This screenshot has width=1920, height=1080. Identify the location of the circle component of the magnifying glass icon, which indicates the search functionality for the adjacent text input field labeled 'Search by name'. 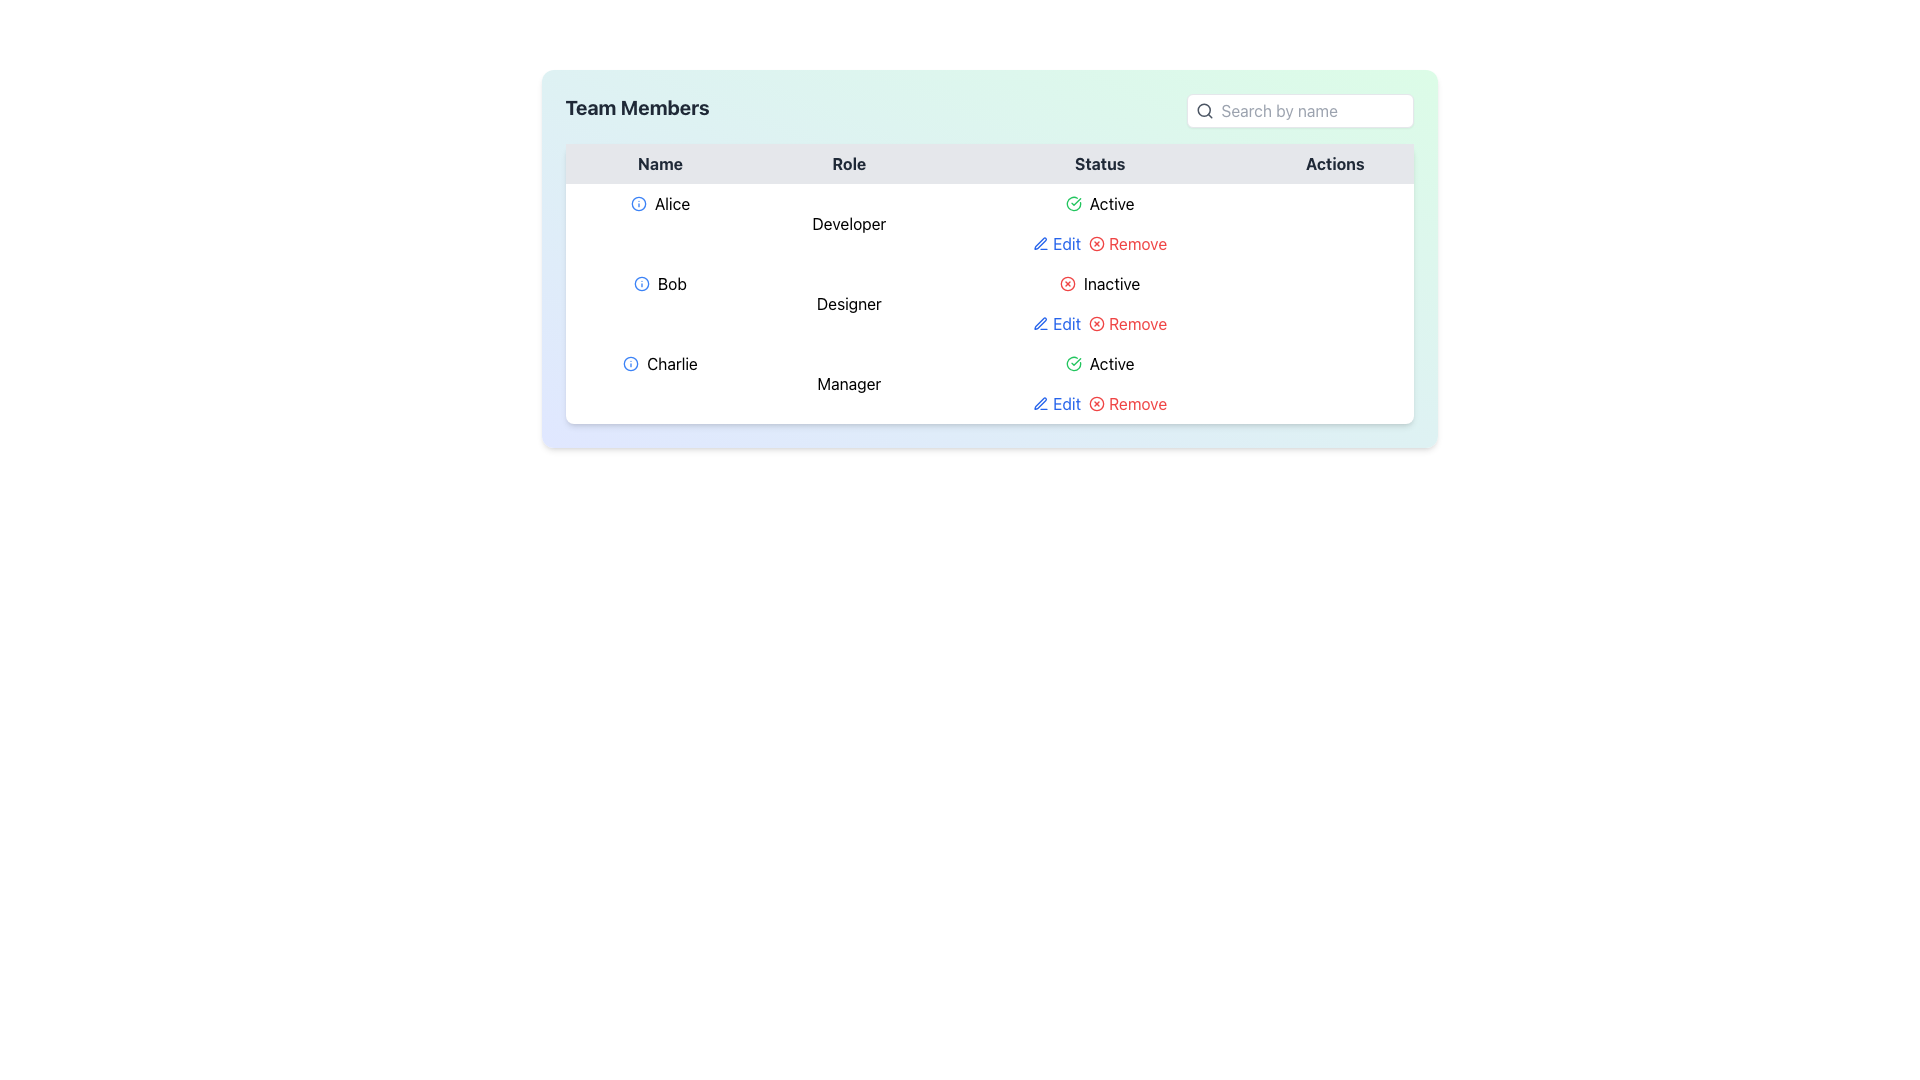
(1202, 110).